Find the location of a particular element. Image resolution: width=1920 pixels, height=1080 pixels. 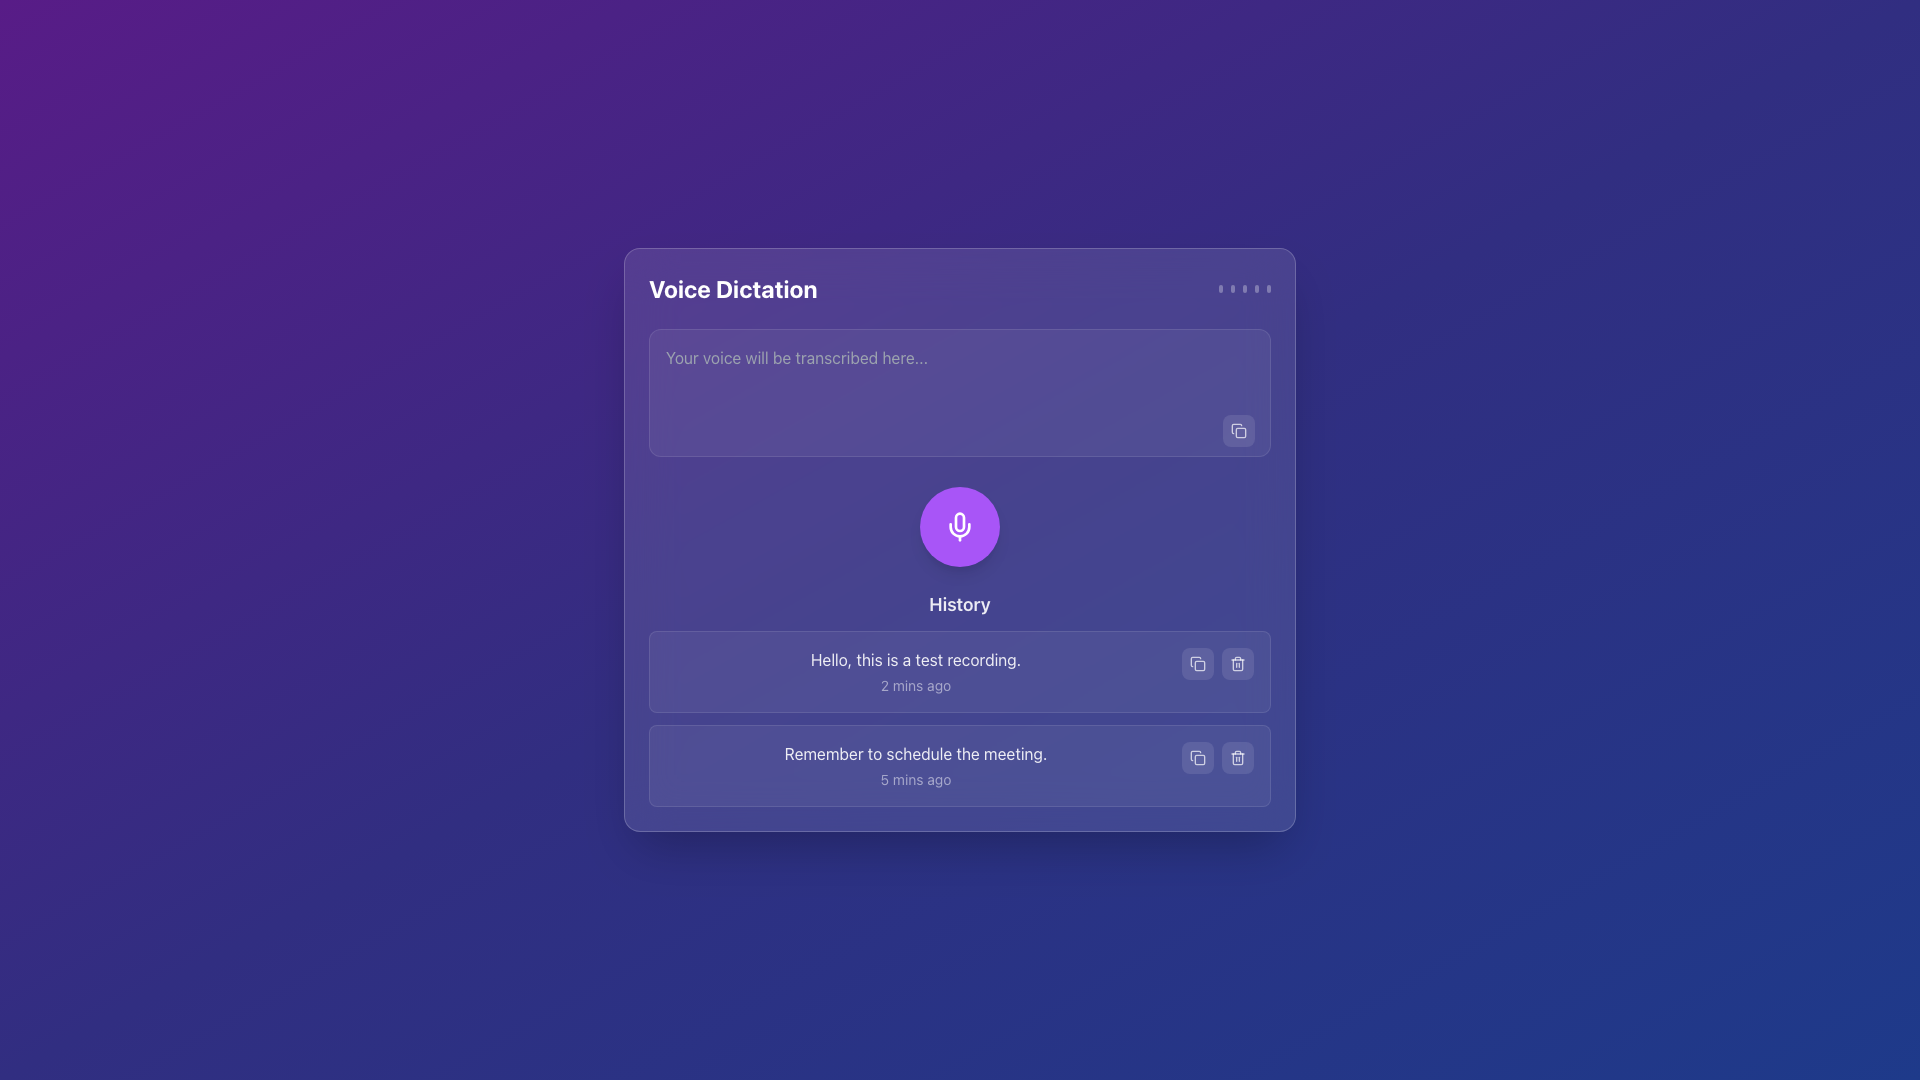

the icon button located at the bottom-right corner of the second history entry is located at coordinates (1198, 758).